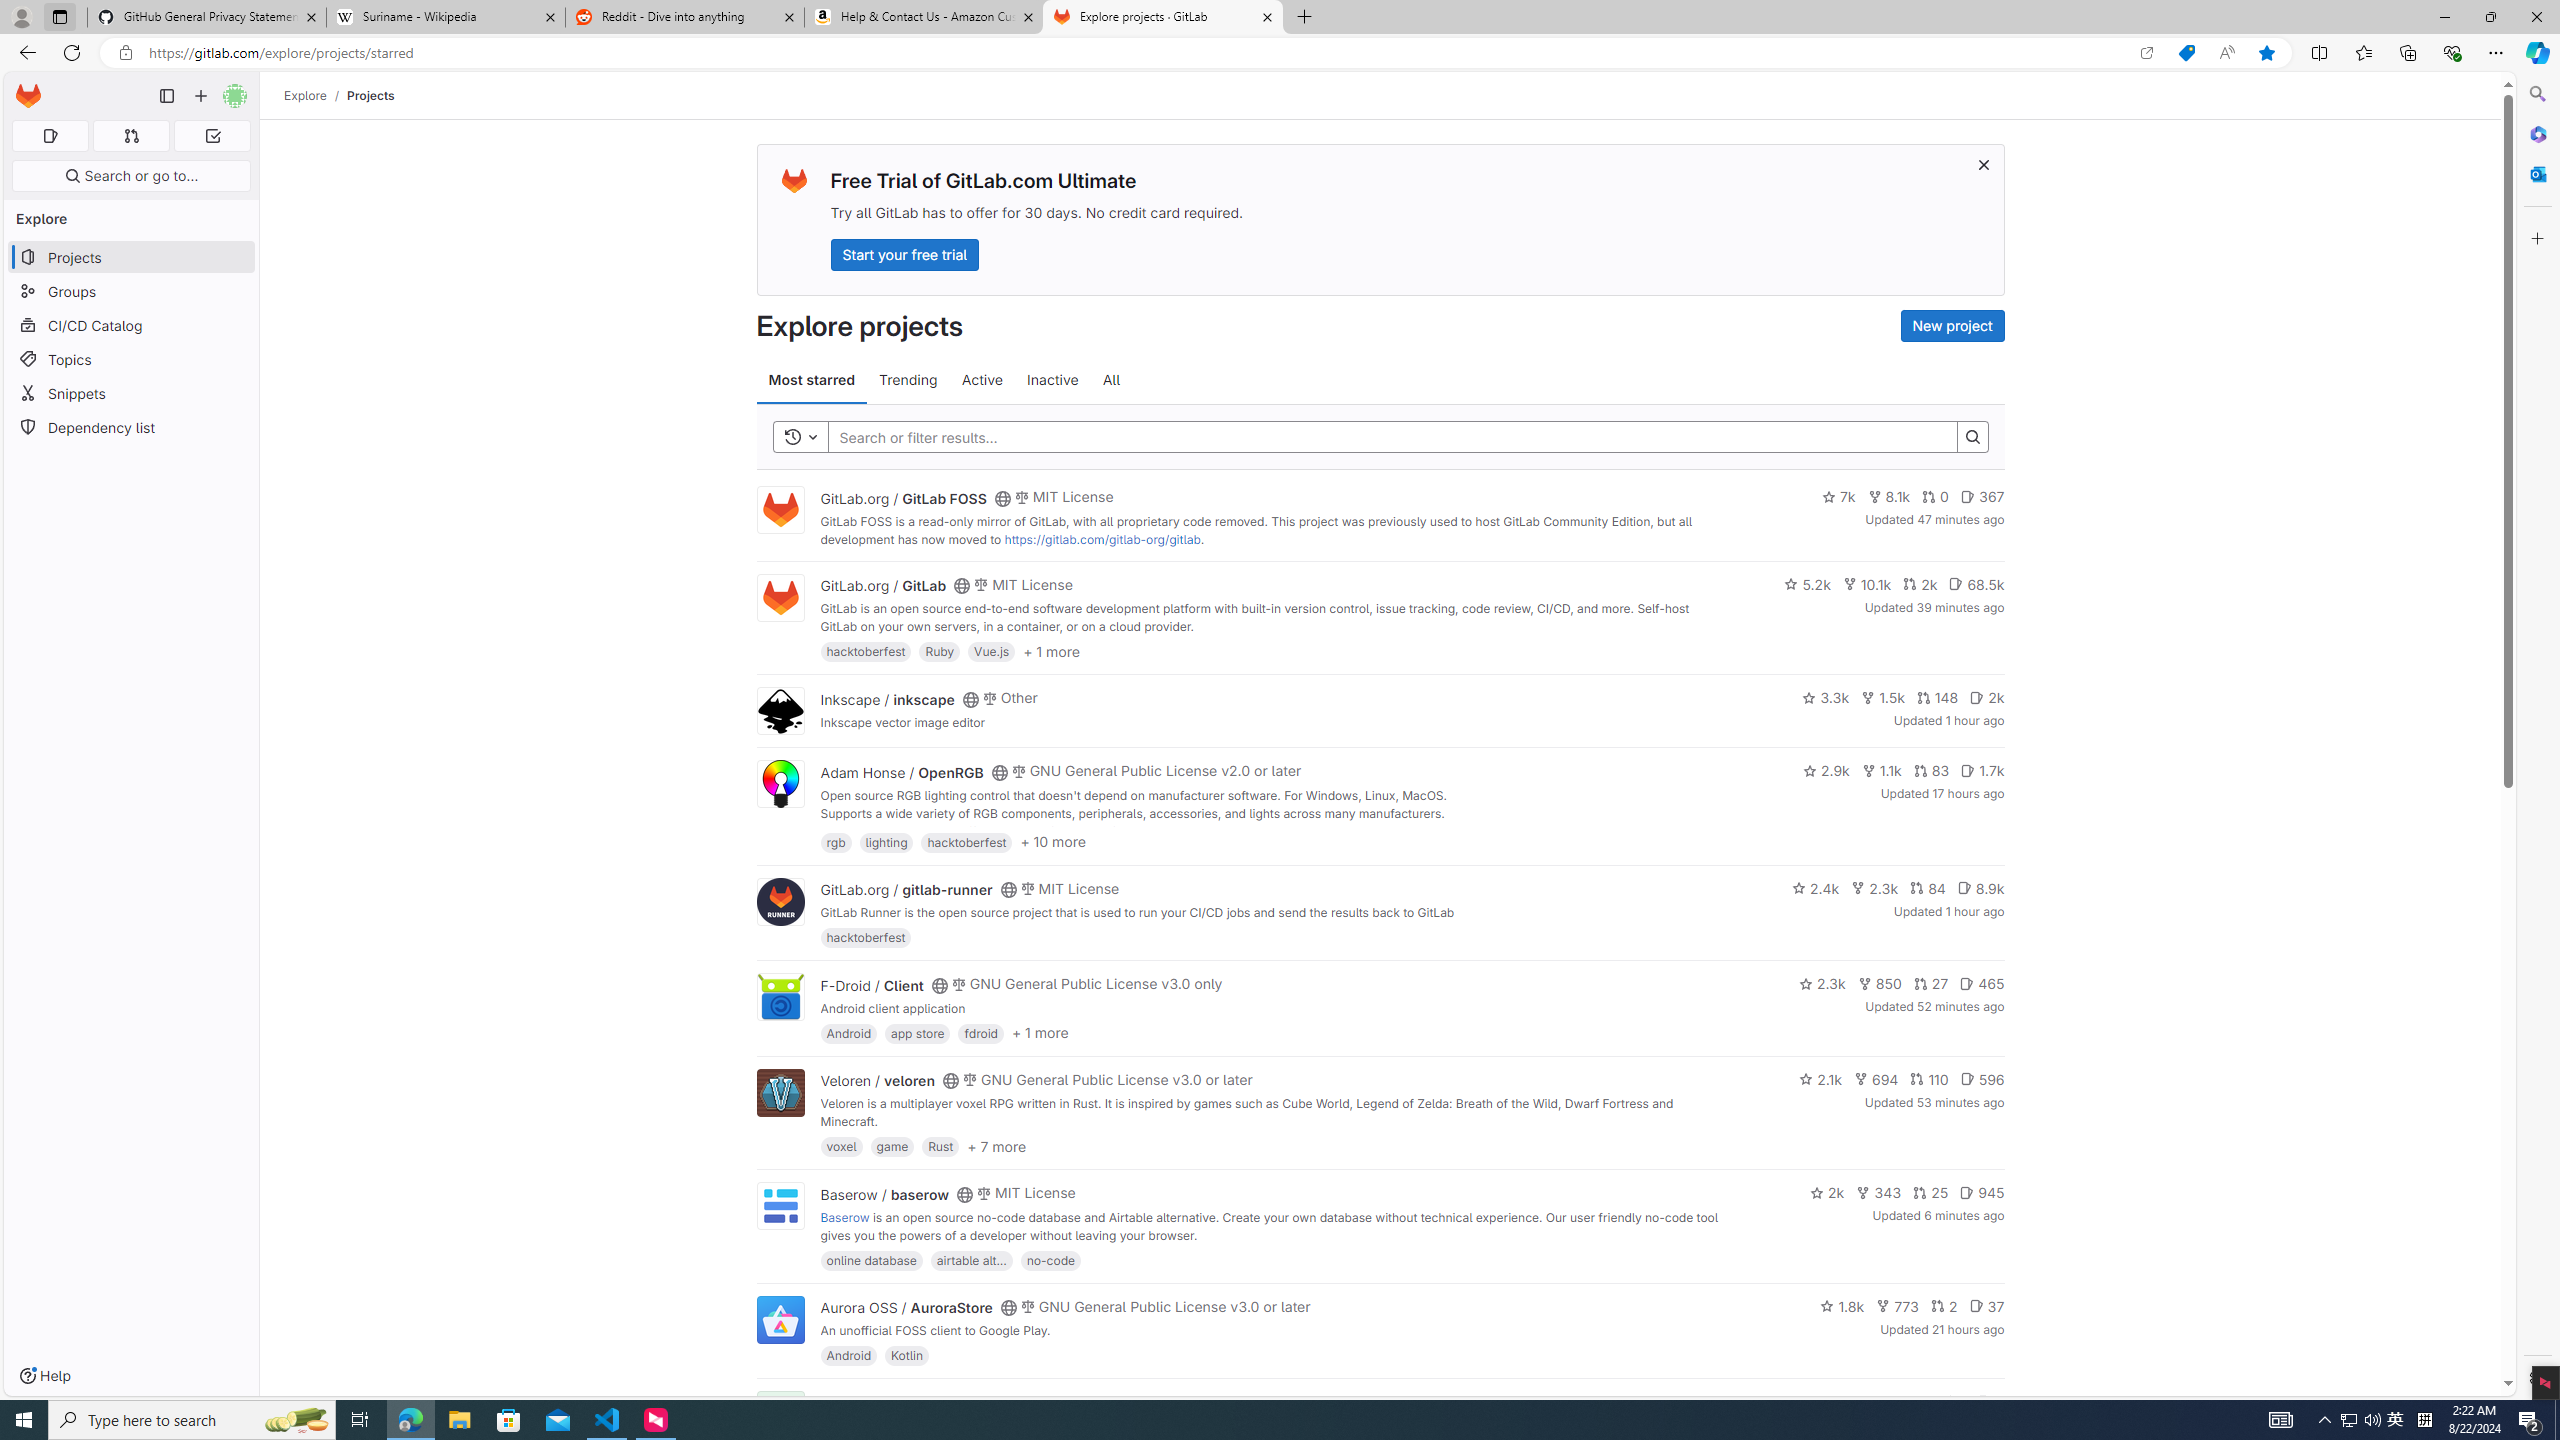 The image size is (2560, 1440). What do you see at coordinates (877, 1080) in the screenshot?
I see `'Veloren / veloren'` at bounding box center [877, 1080].